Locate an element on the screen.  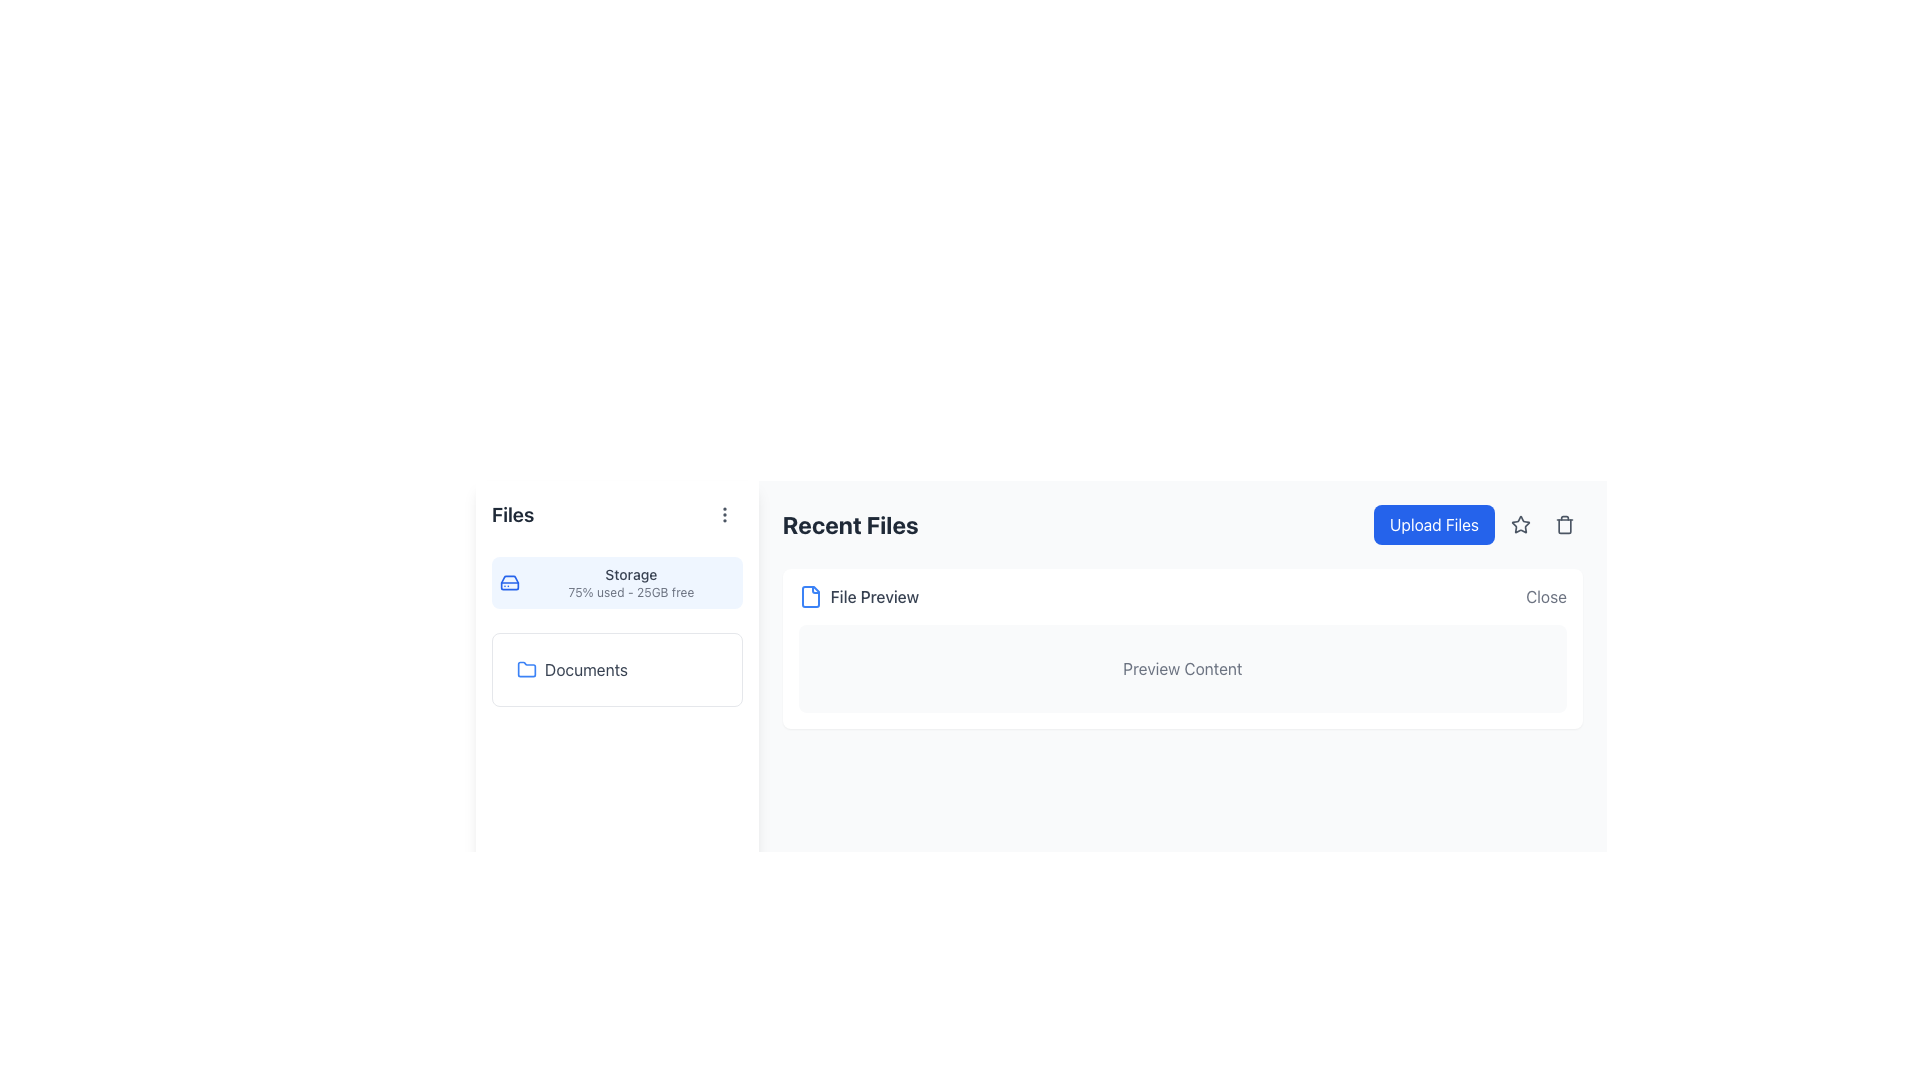
the Text label indicating the current file or action in the 'Recent Files' section is located at coordinates (859, 596).